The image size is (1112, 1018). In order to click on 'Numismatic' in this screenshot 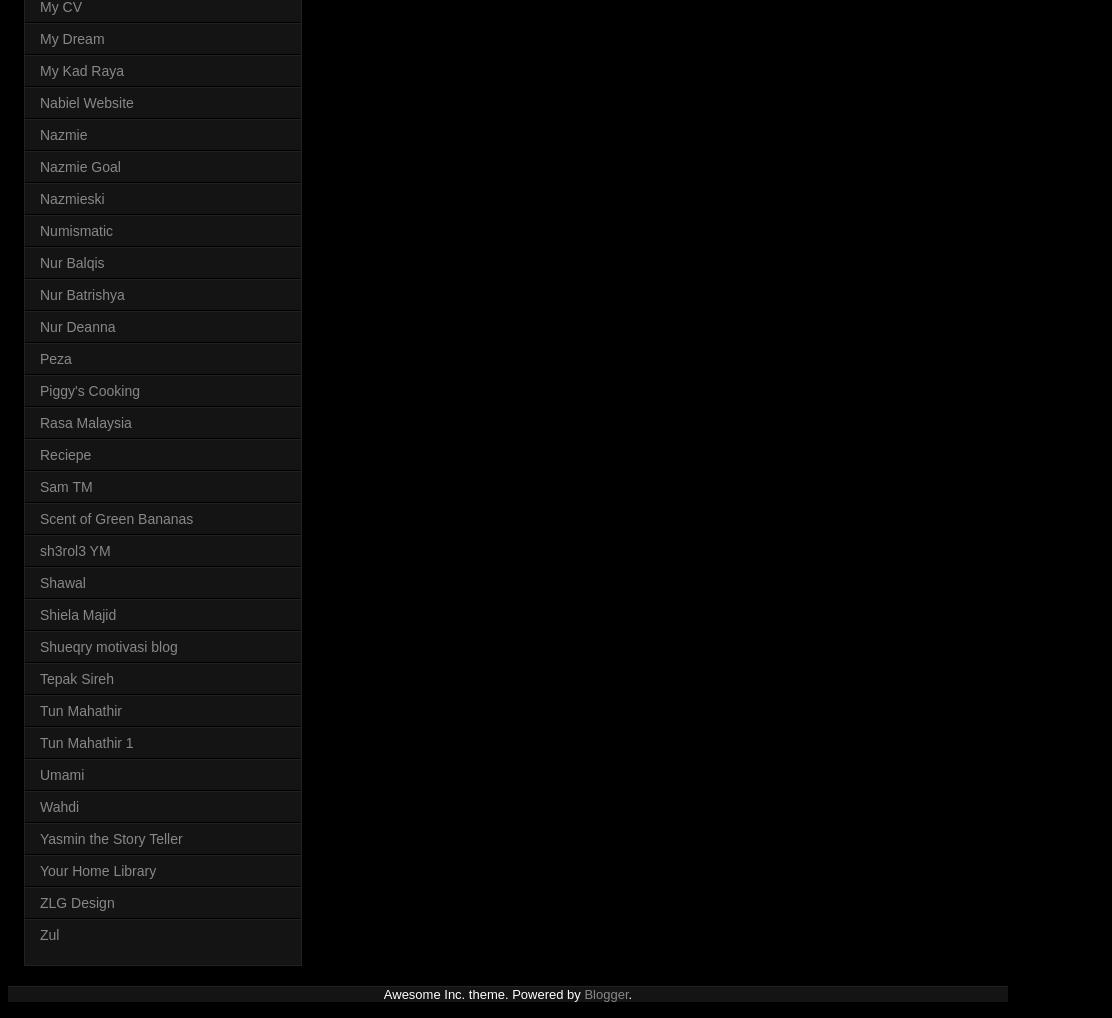, I will do `click(75, 228)`.